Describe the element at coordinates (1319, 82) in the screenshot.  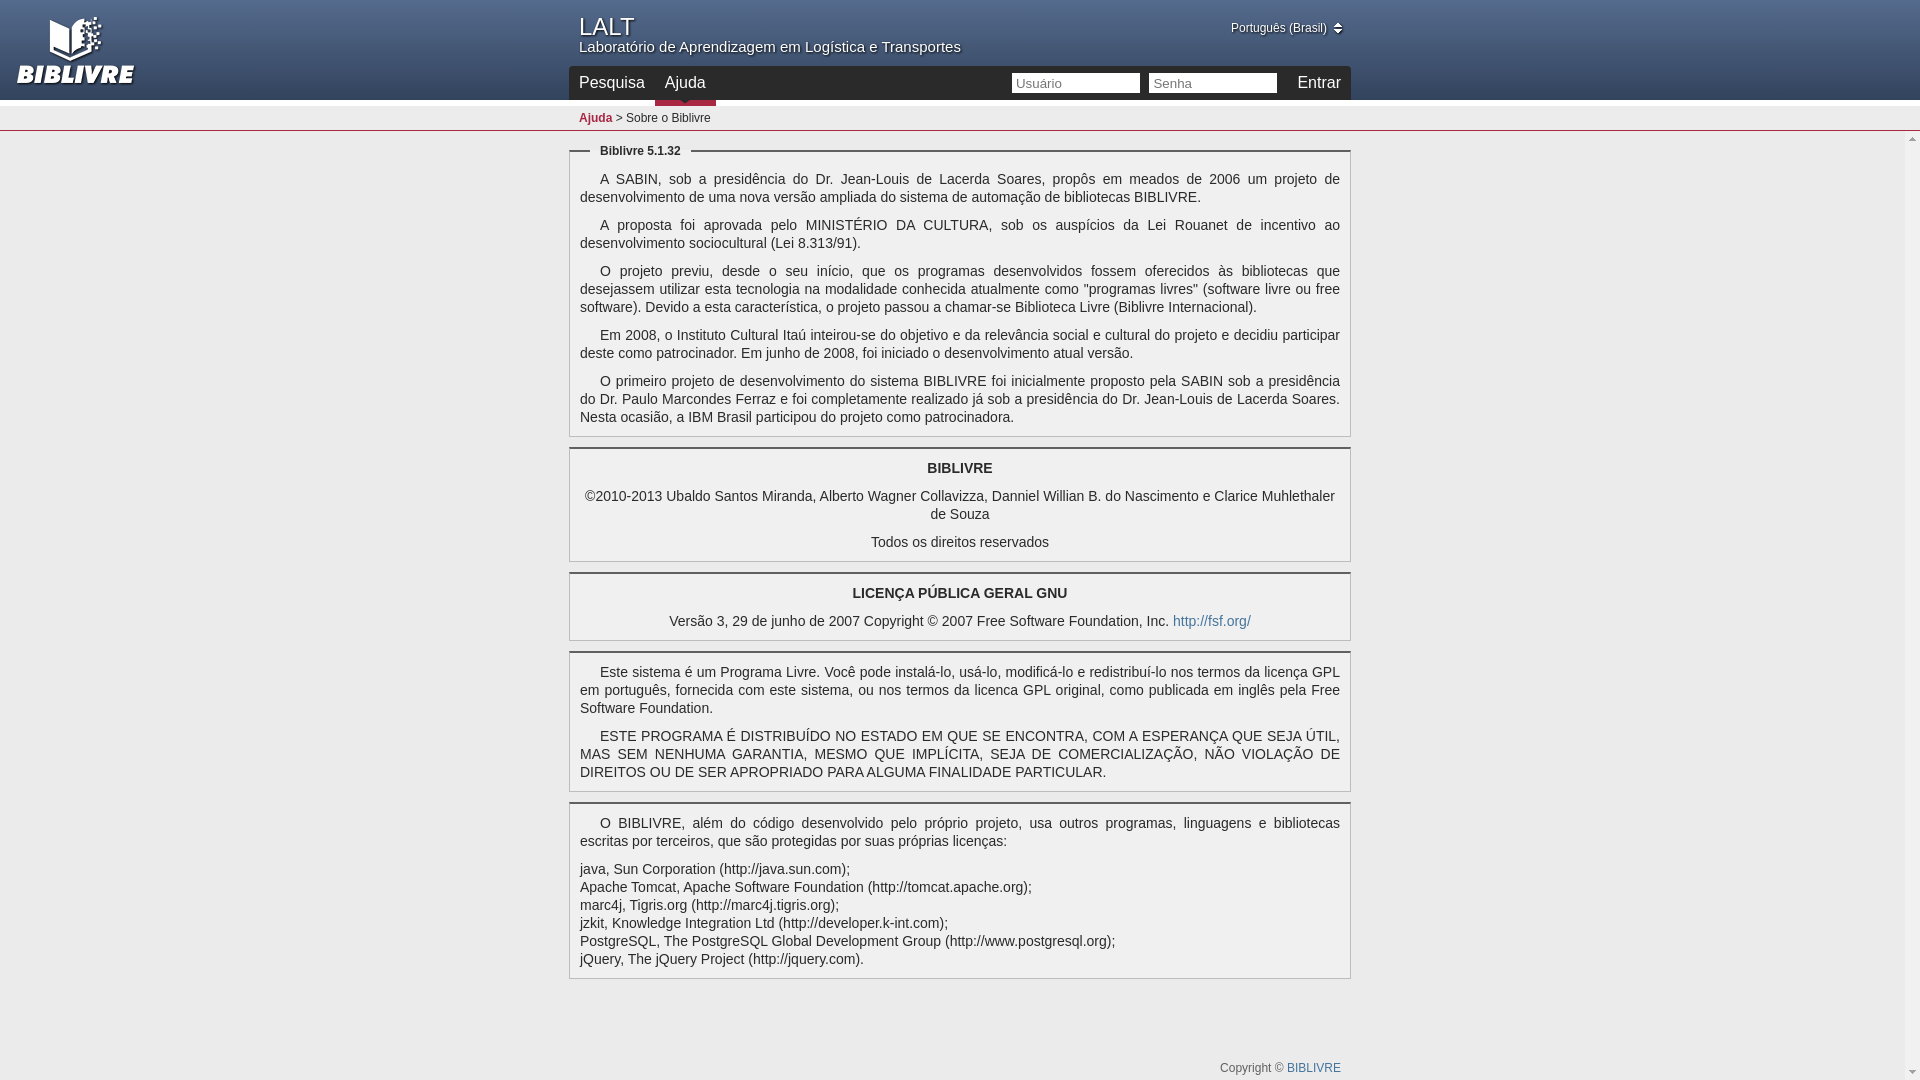
I see `'Entrar'` at that location.